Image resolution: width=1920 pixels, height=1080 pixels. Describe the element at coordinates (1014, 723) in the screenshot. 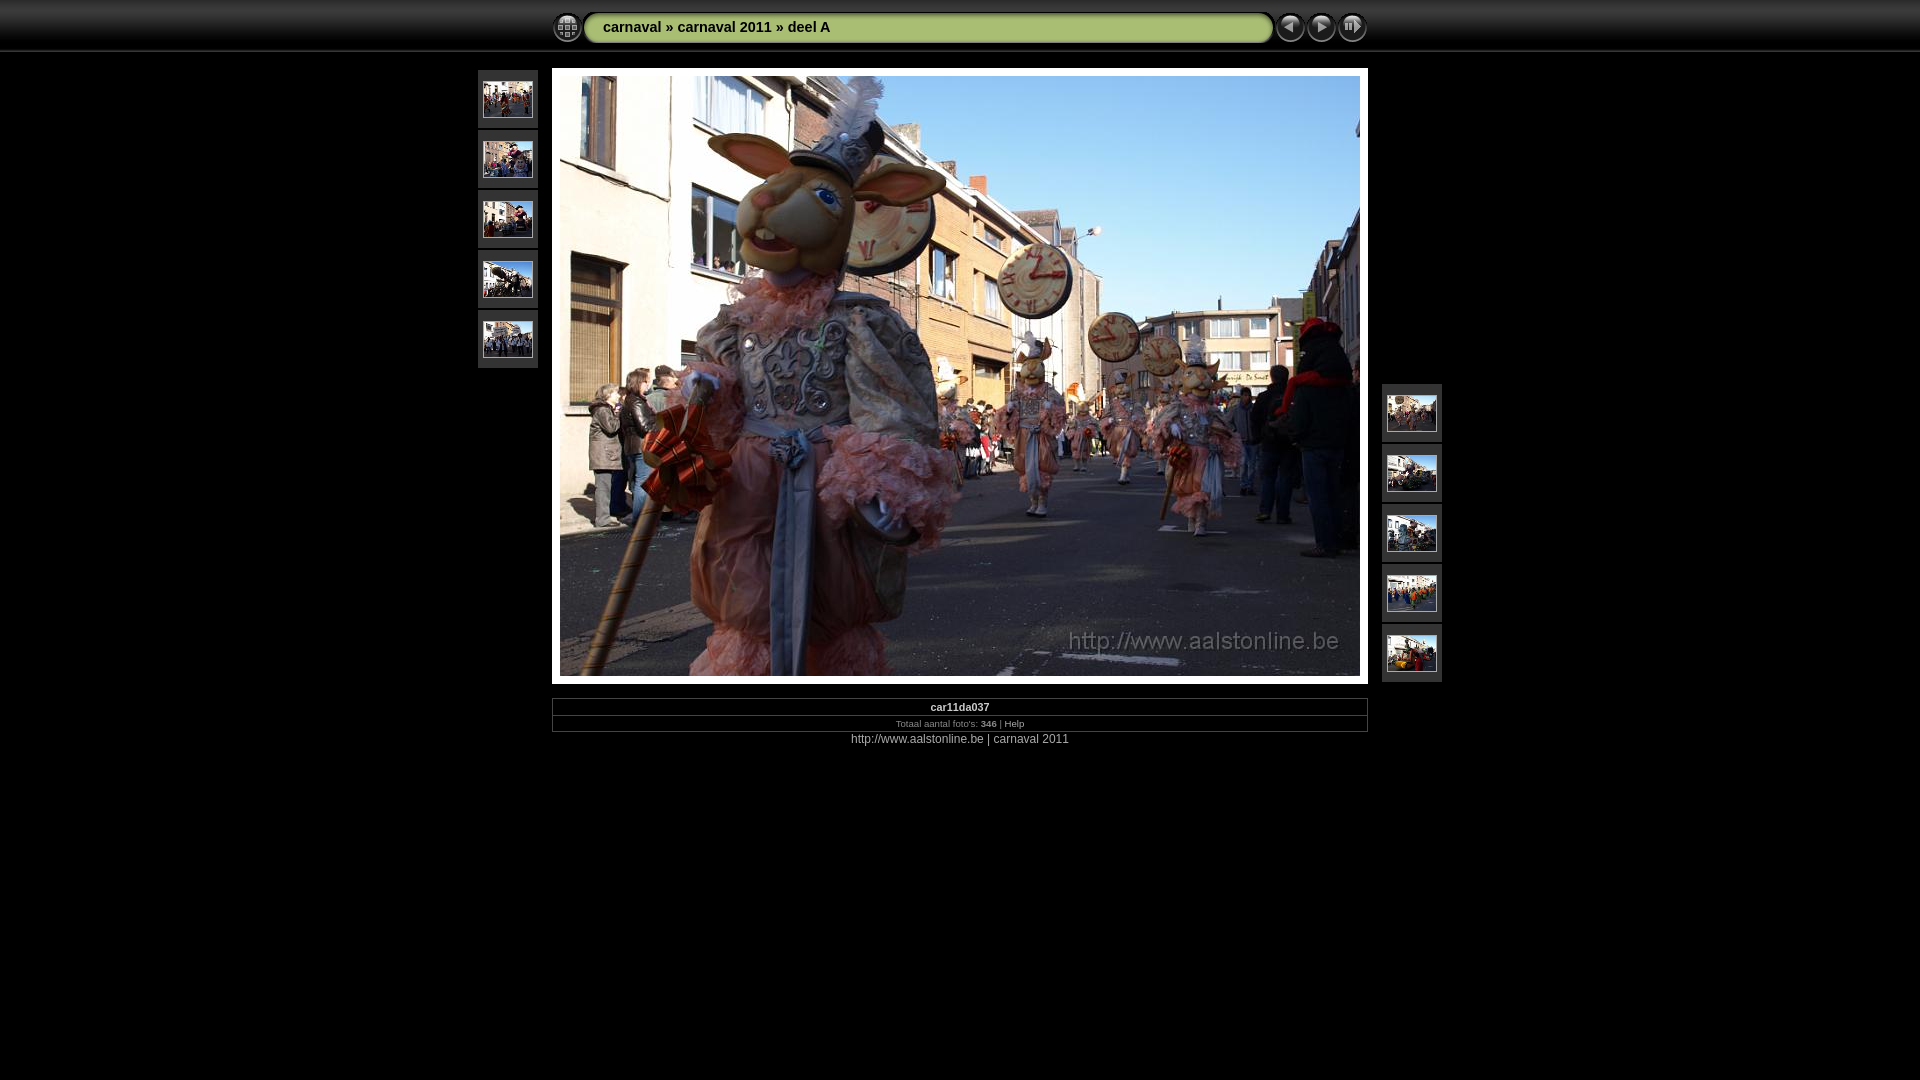

I see `'Help'` at that location.